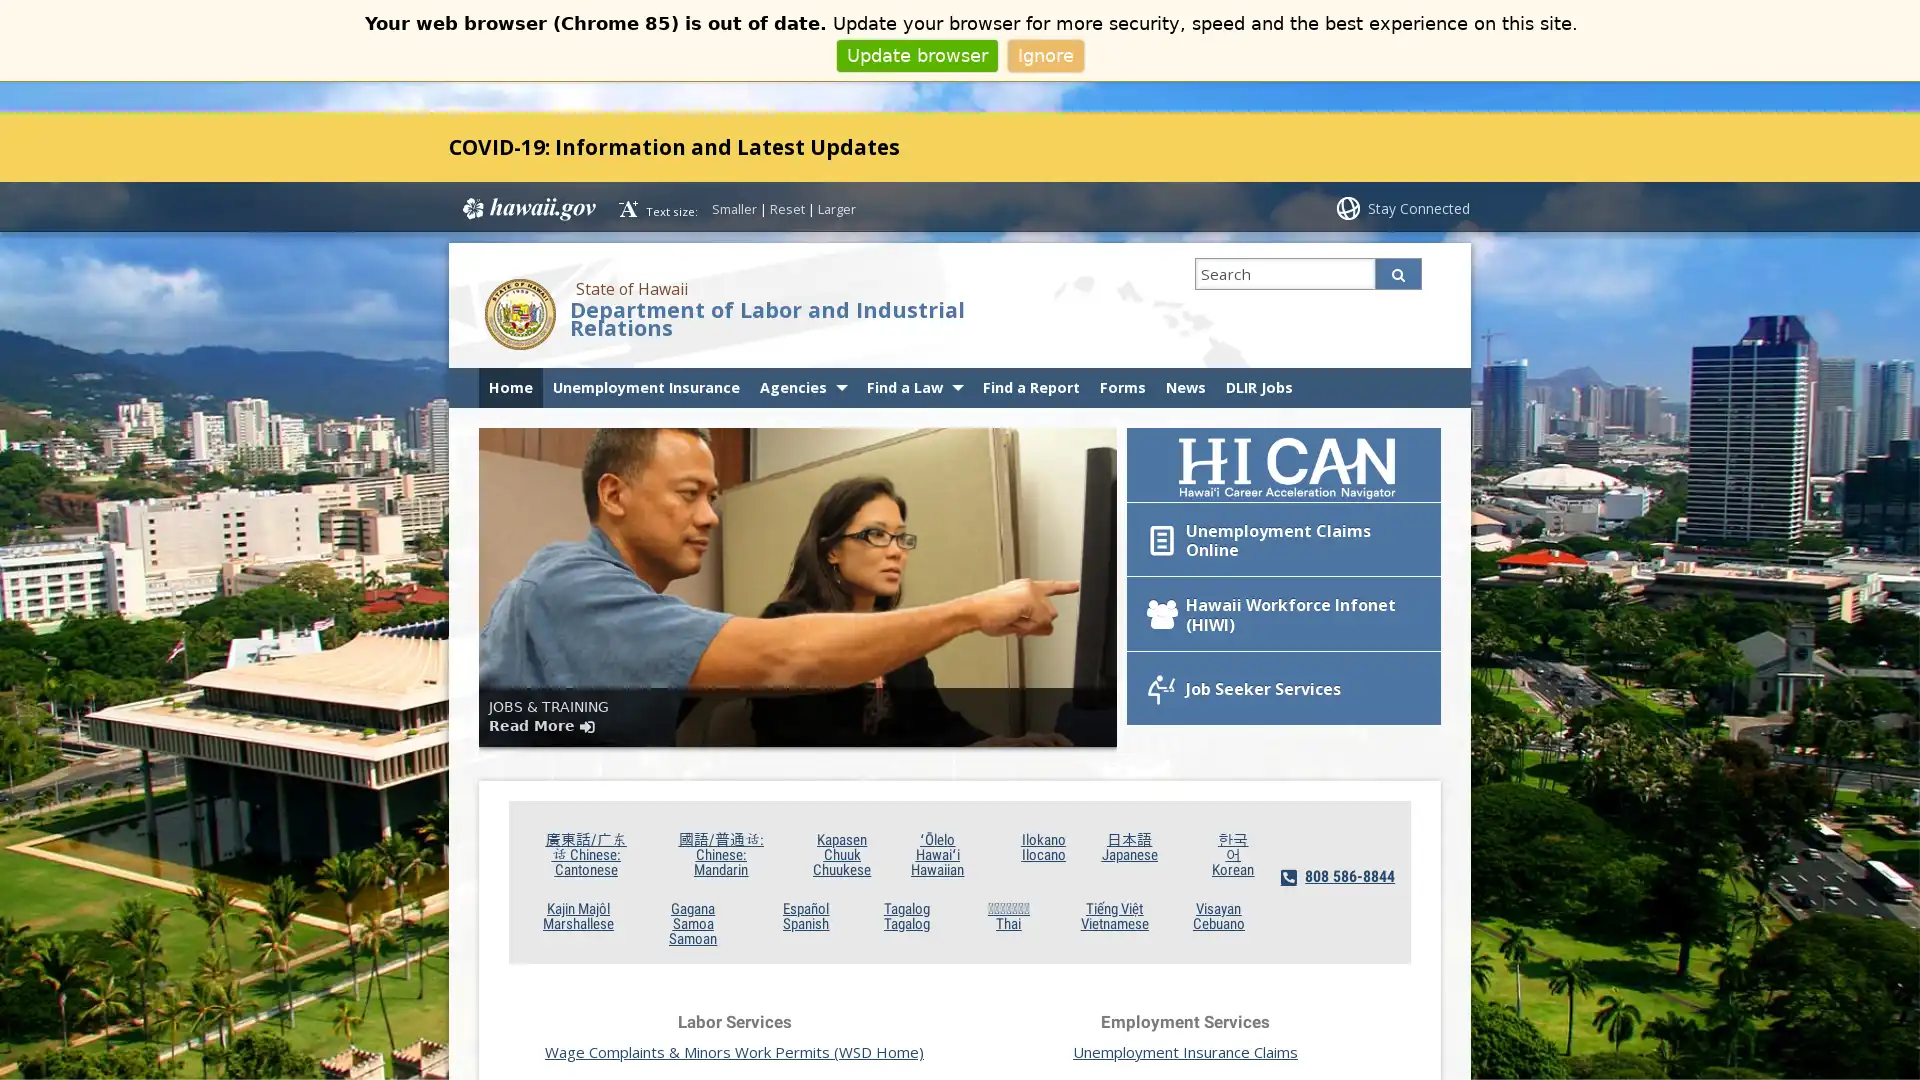 The height and width of the screenshot is (1080, 1920). What do you see at coordinates (692, 932) in the screenshot?
I see `Gagana Samoa Samoan` at bounding box center [692, 932].